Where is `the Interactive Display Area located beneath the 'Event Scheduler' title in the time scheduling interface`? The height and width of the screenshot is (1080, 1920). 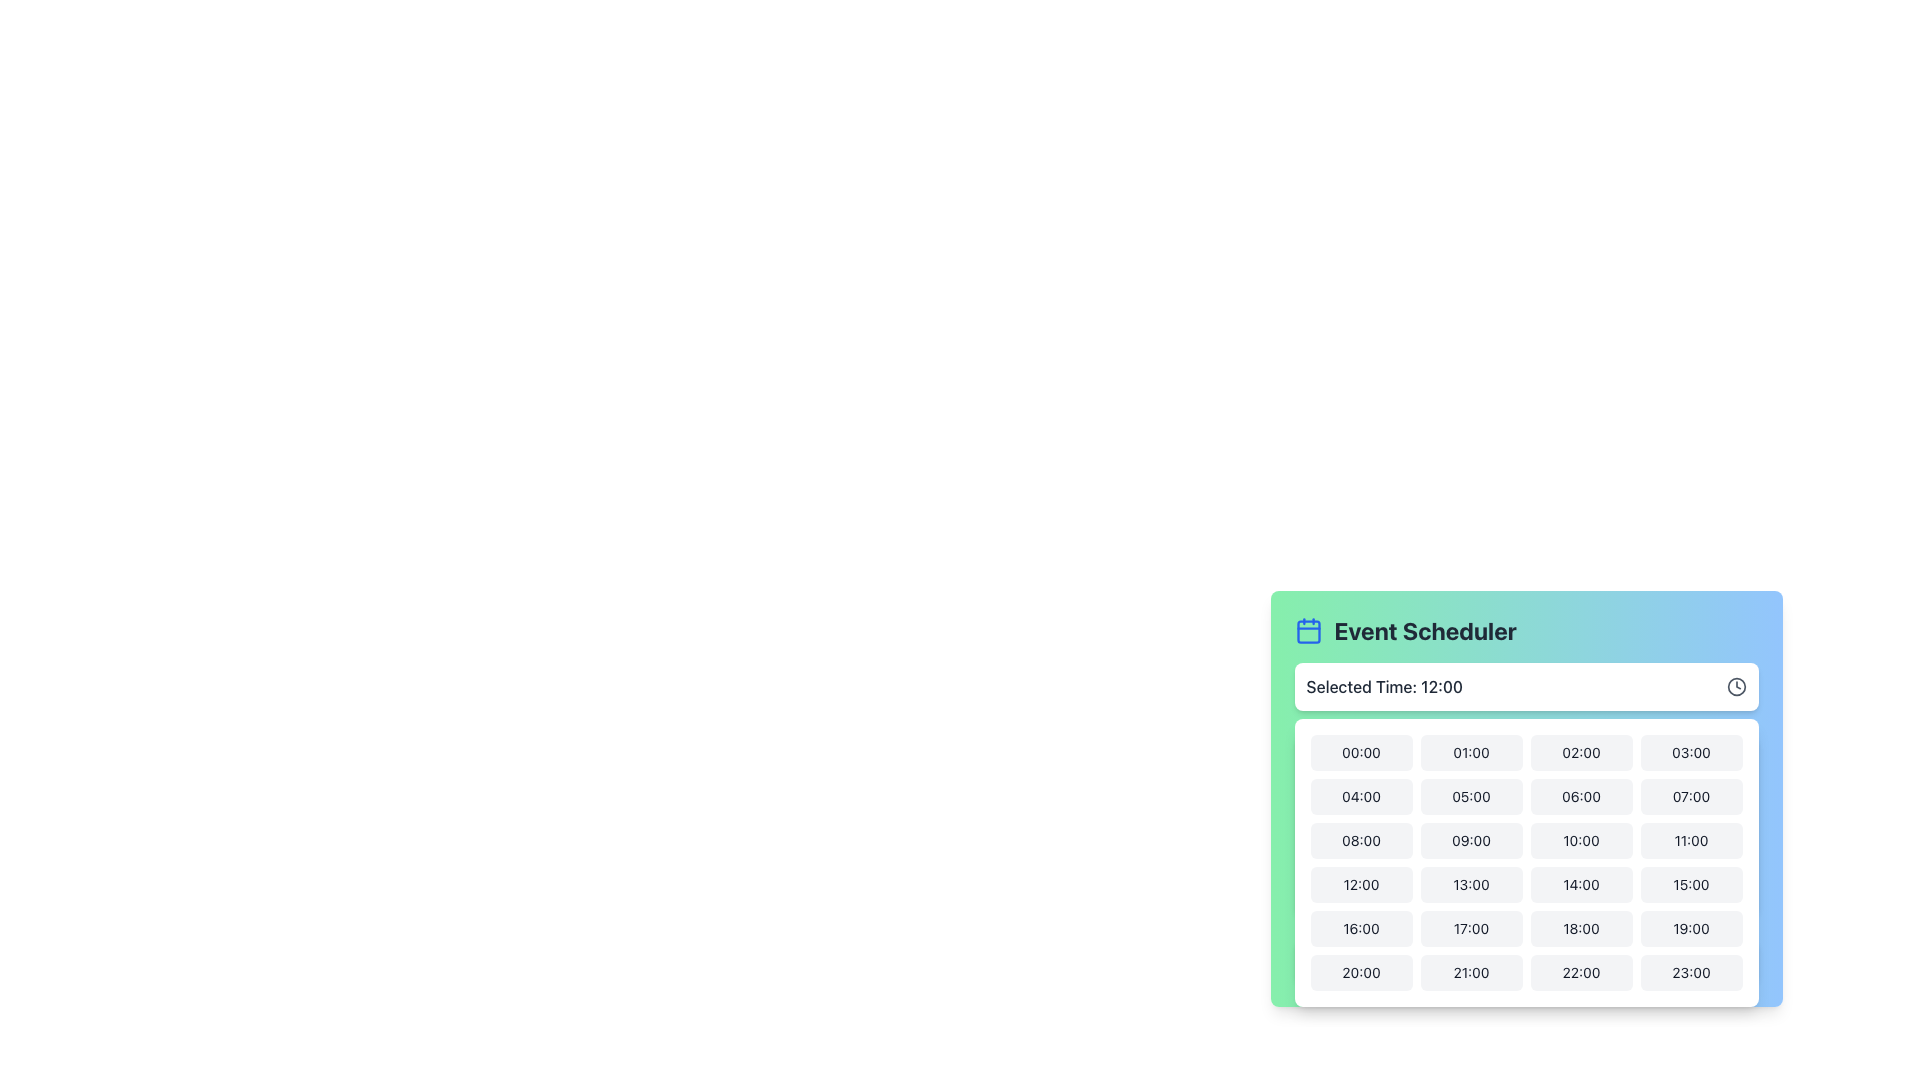
the Interactive Display Area located beneath the 'Event Scheduler' title in the time scheduling interface is located at coordinates (1525, 685).